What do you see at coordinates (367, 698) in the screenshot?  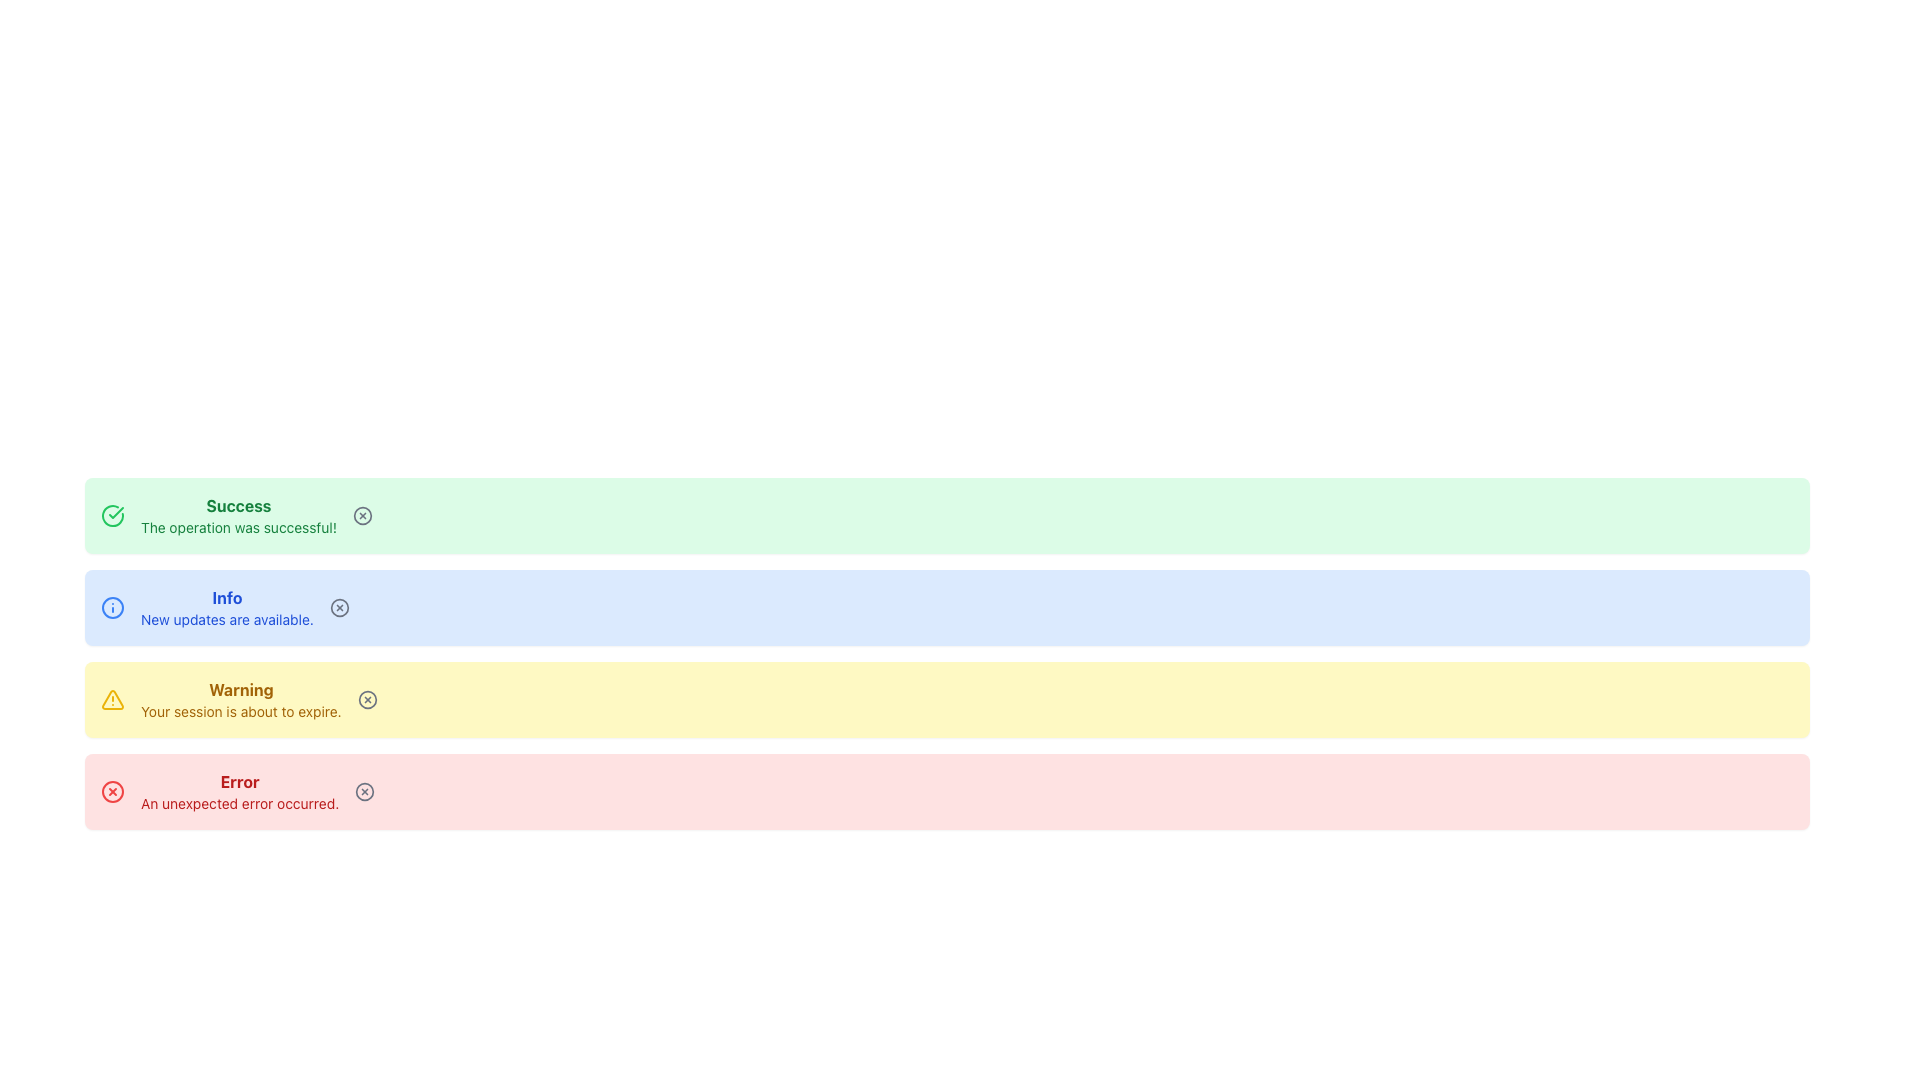 I see `the circular boundary of the close icon located at the right side of the yellow warning alert box` at bounding box center [367, 698].